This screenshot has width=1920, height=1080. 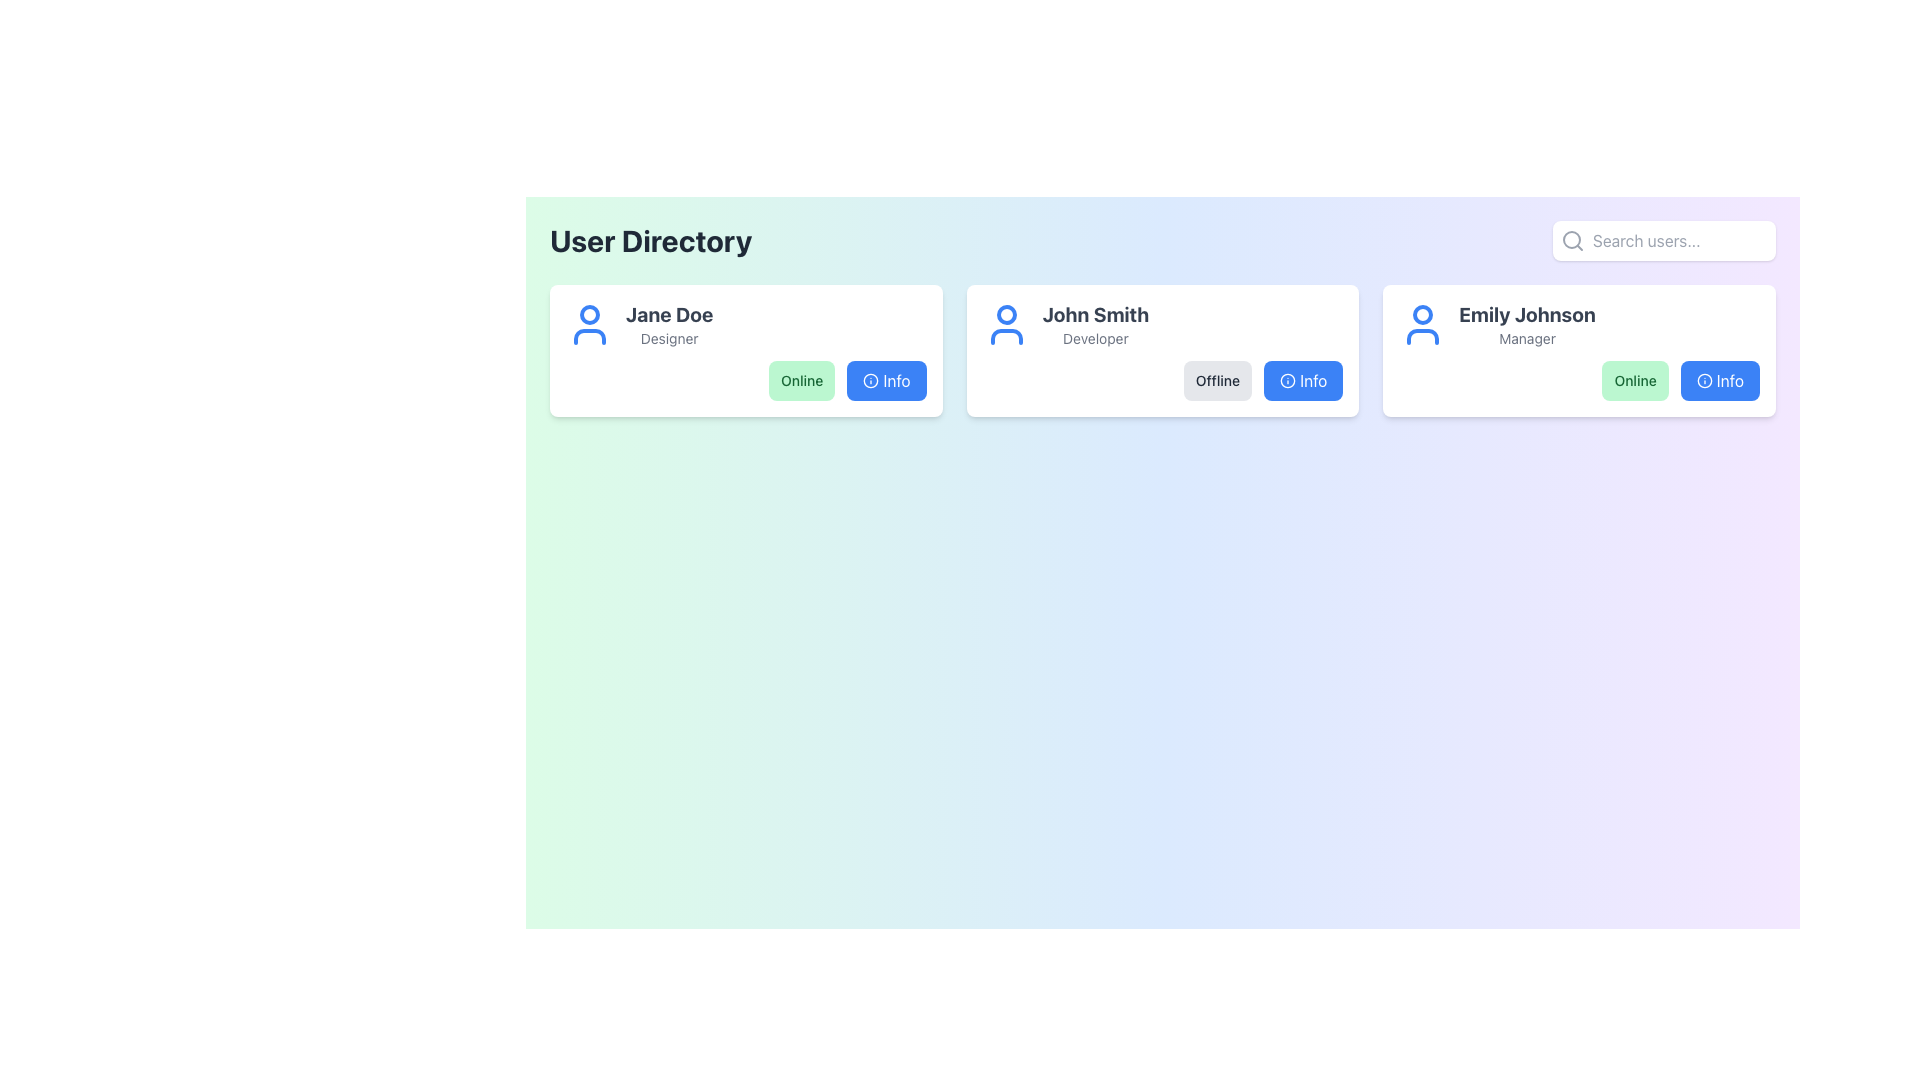 What do you see at coordinates (1006, 315) in the screenshot?
I see `the decorative circular head portion of the user icon for 'John Smith' in the middle card of the three-card layout` at bounding box center [1006, 315].